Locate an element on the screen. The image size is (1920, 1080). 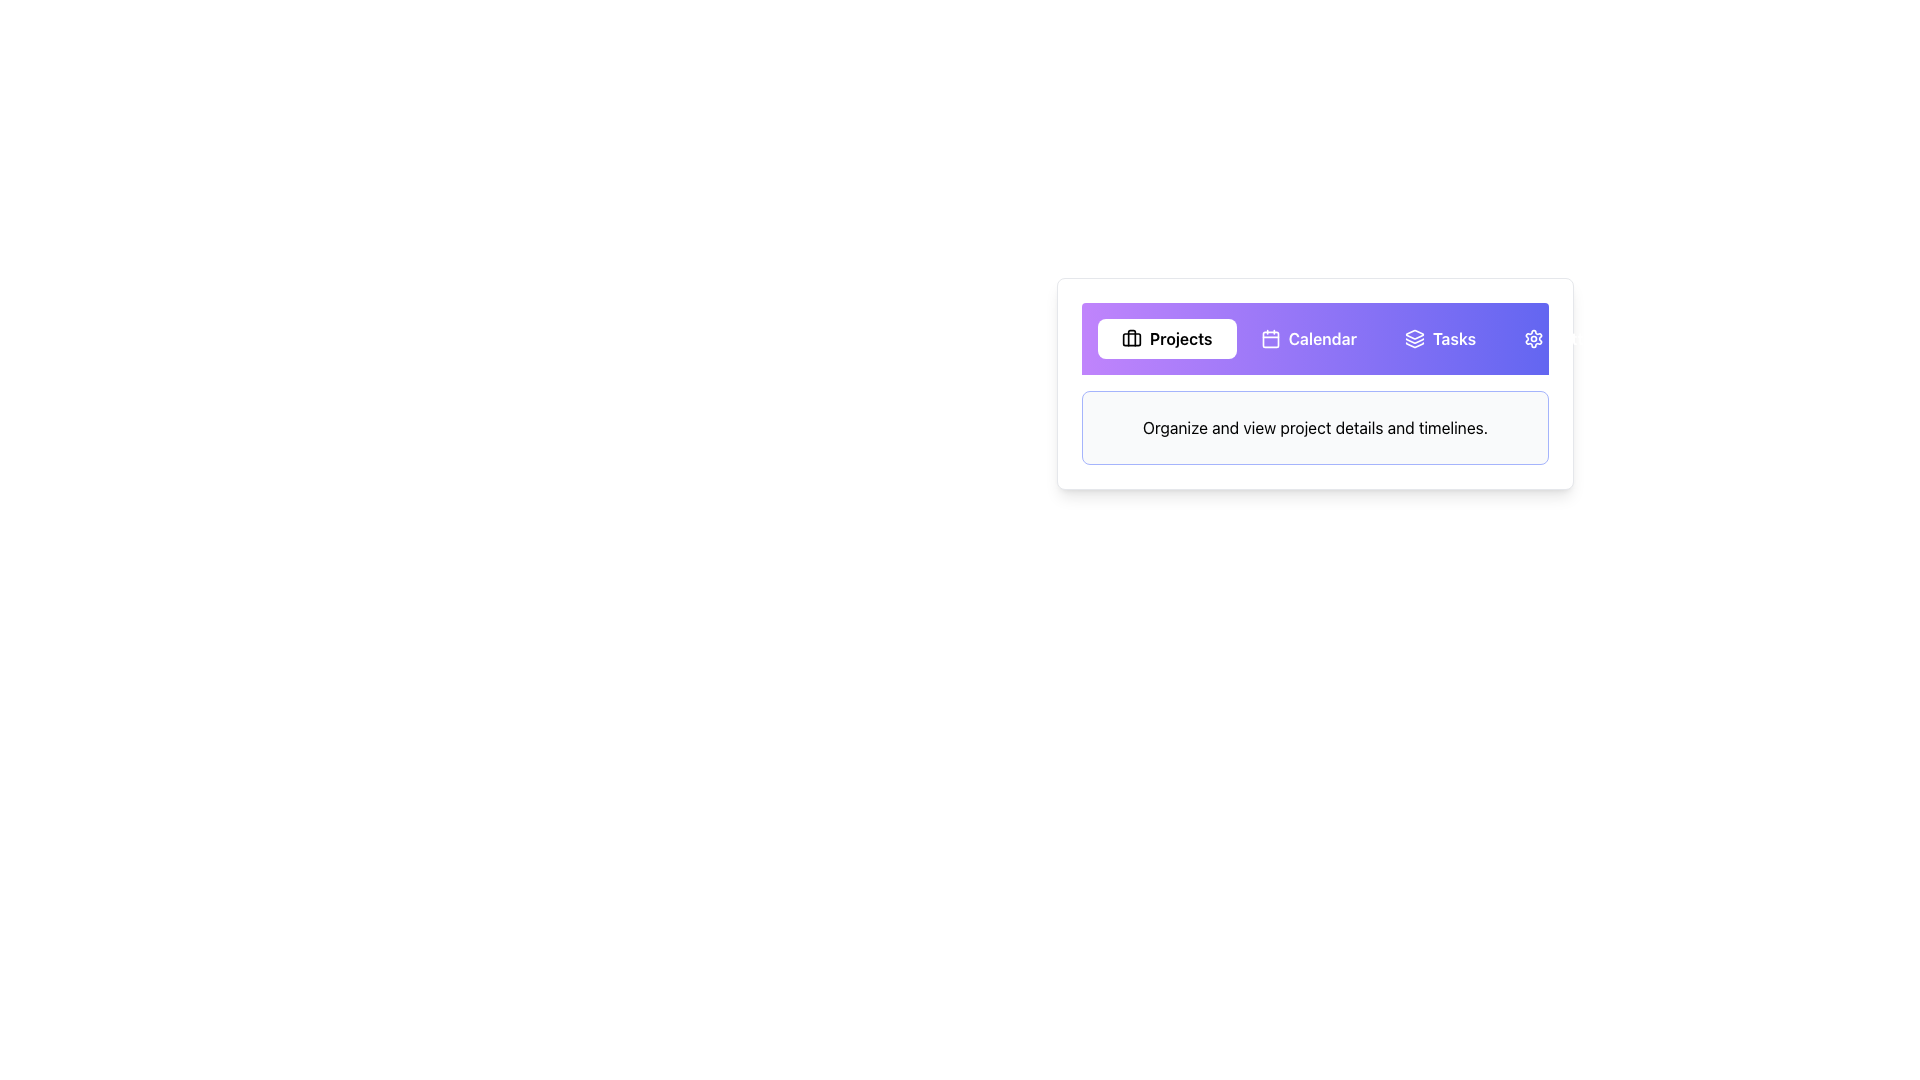
the gear icon located on the far-right of the horizontal navigation bar, which represents settings or configuration options is located at coordinates (1533, 338).